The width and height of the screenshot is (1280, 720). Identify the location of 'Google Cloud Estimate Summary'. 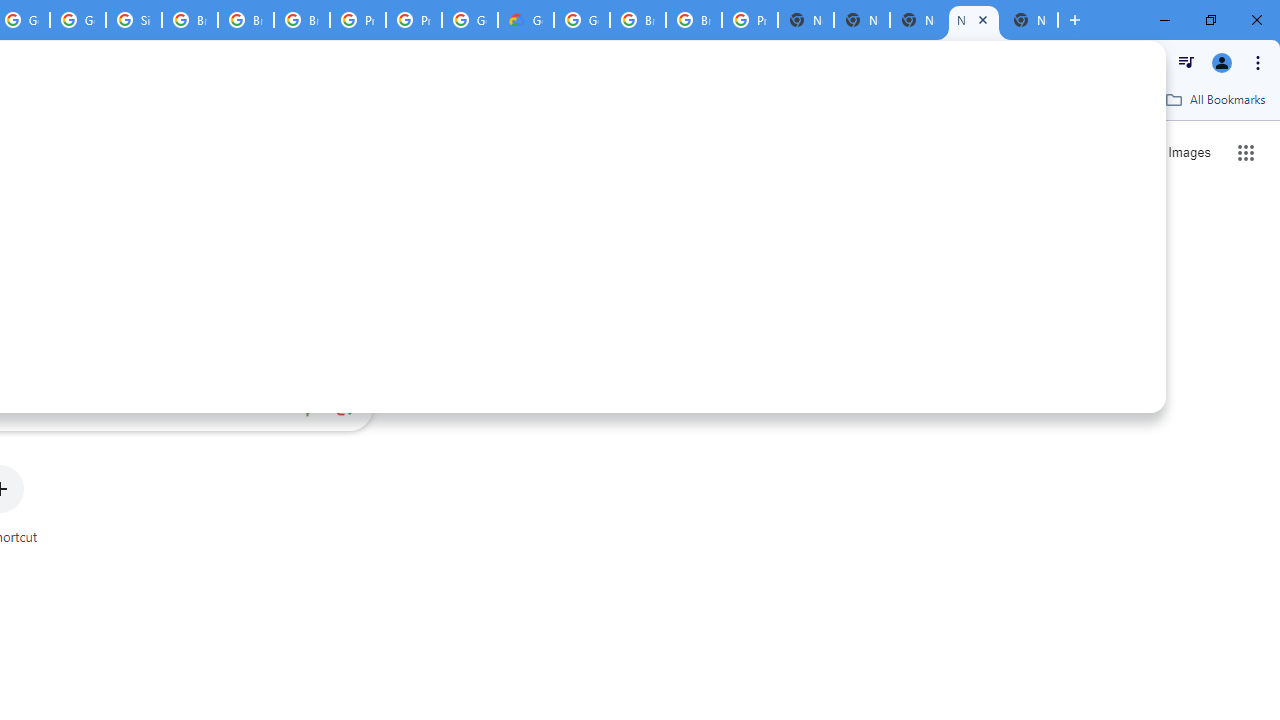
(526, 20).